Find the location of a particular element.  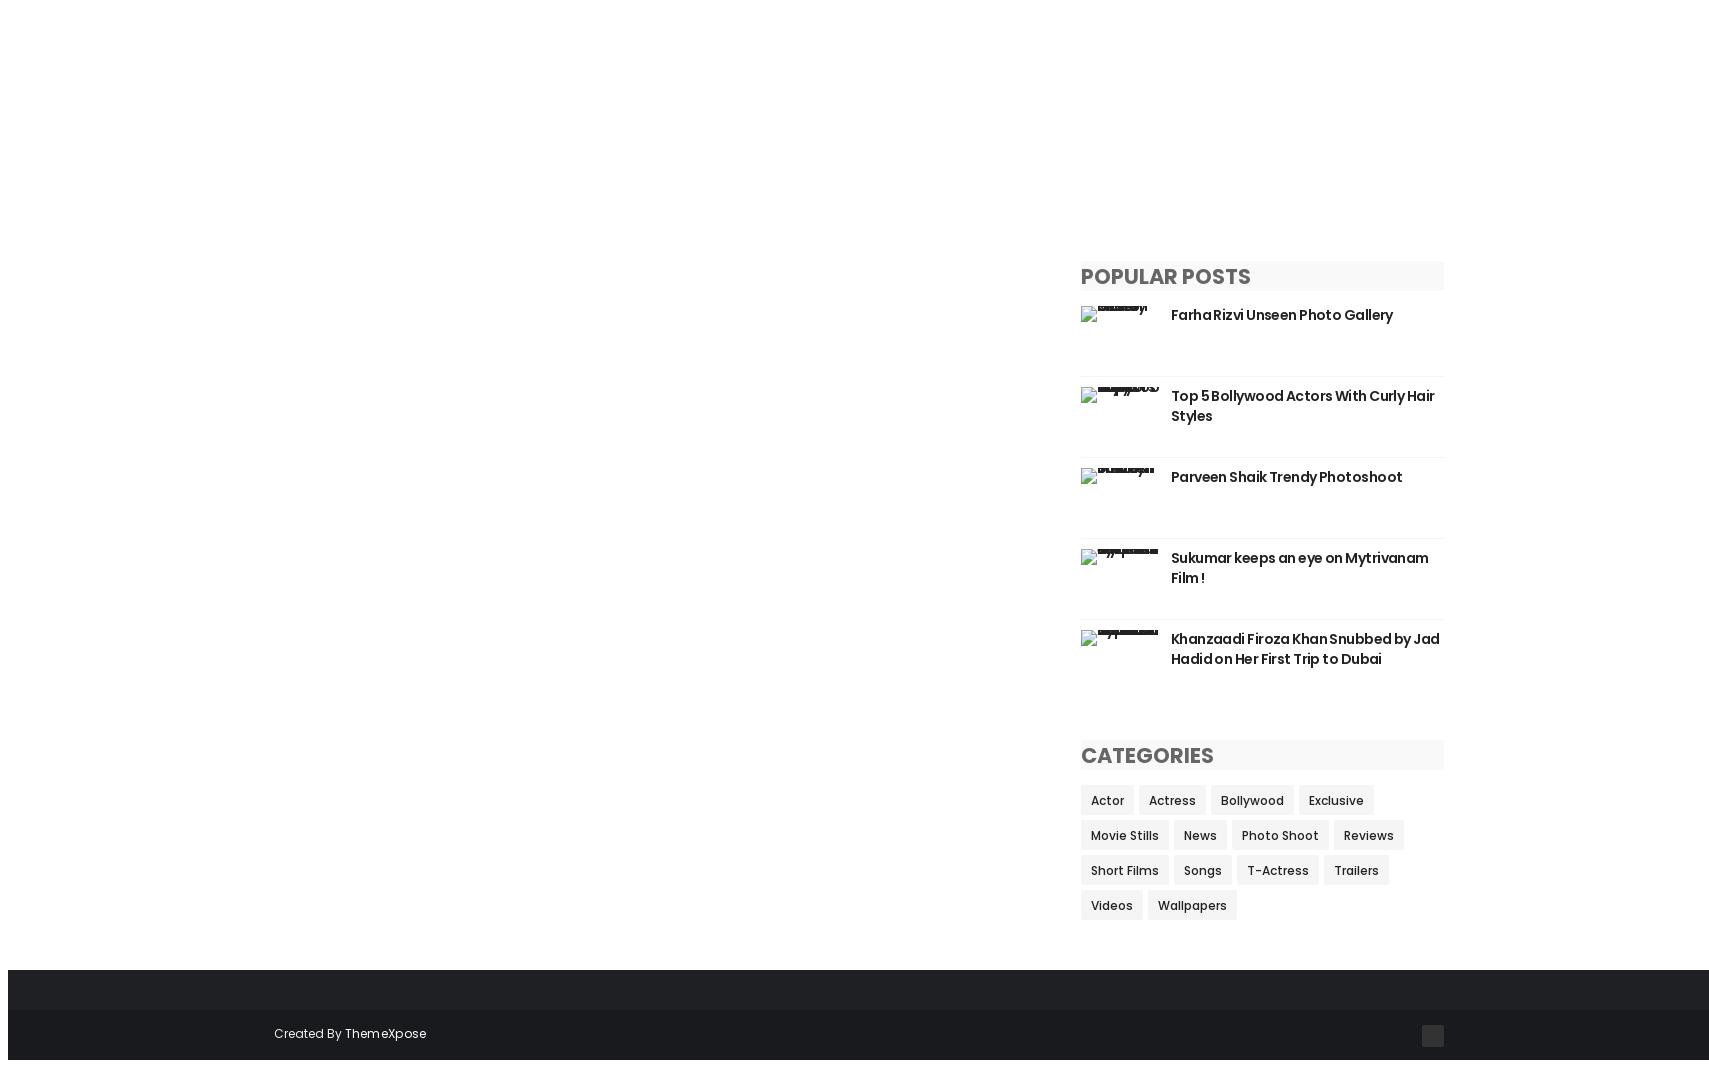

'Actress' is located at coordinates (1171, 800).